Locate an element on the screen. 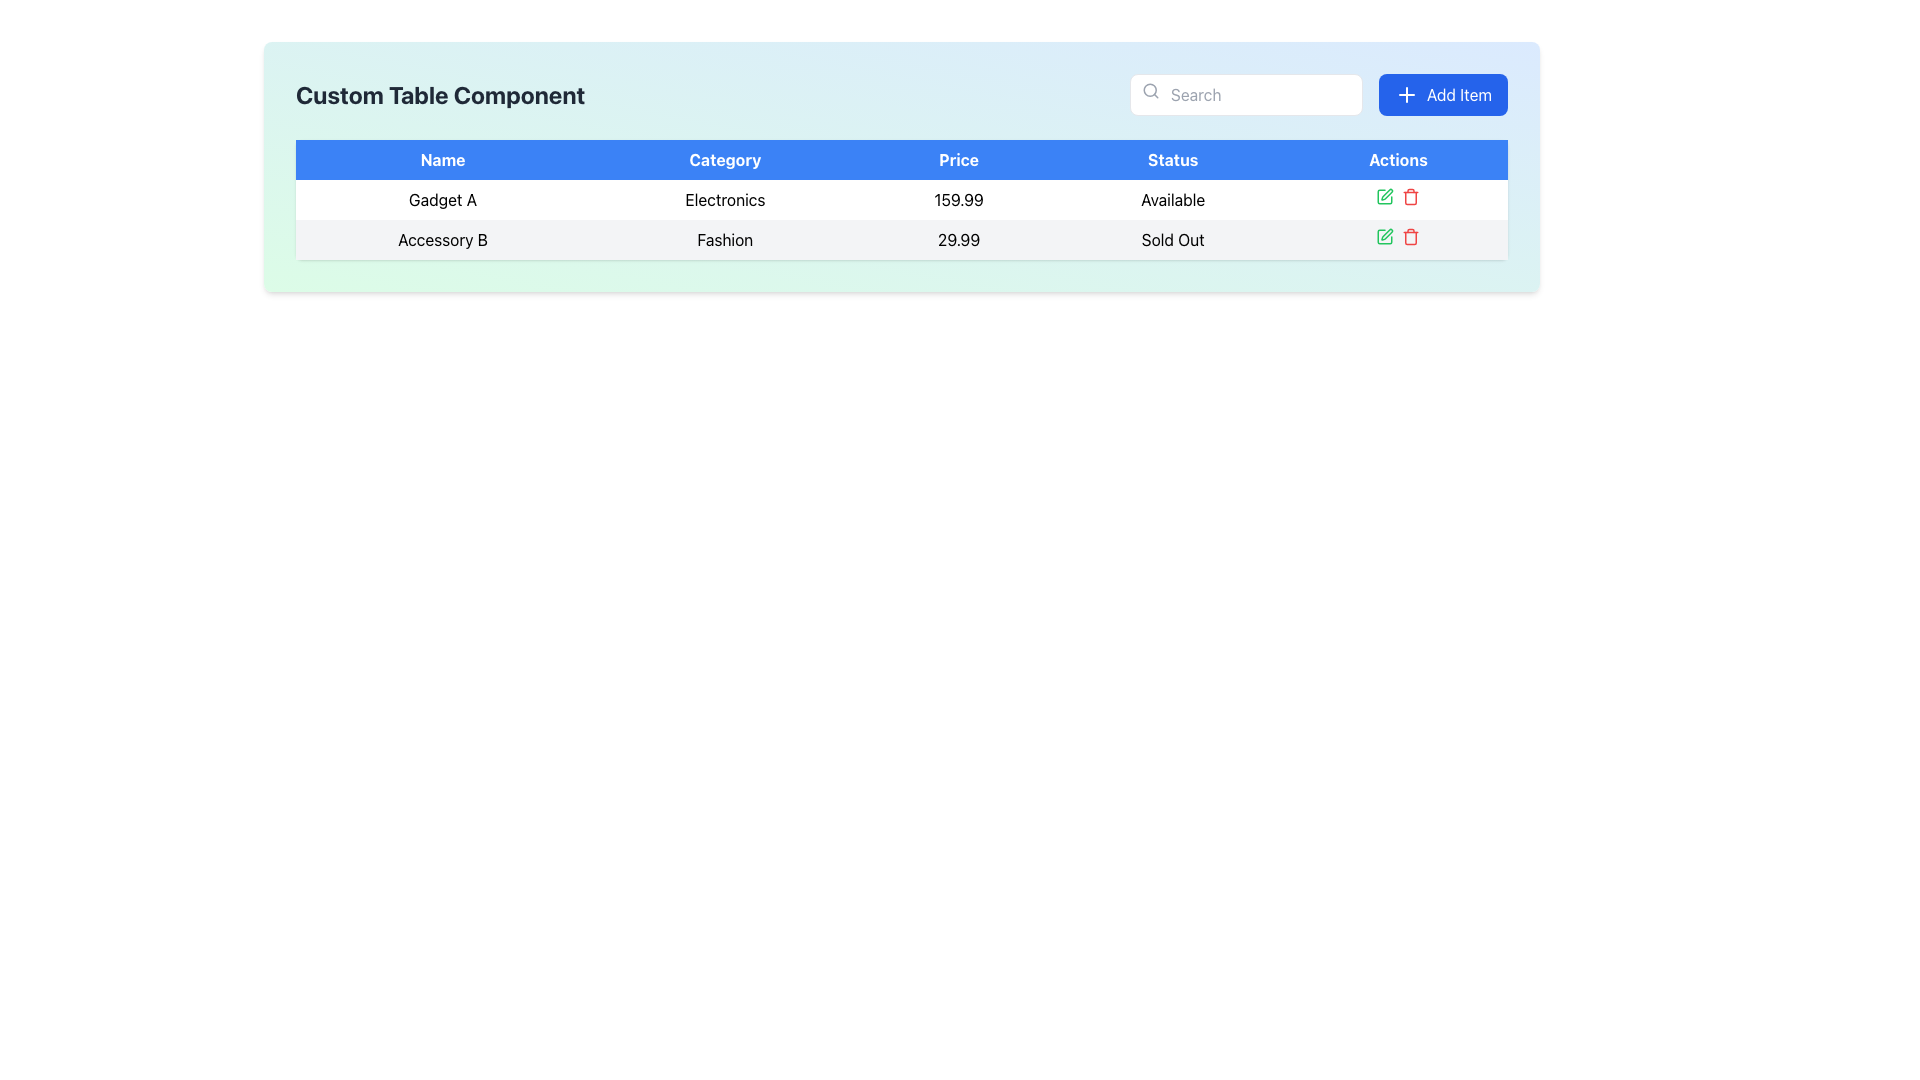 This screenshot has height=1080, width=1920. the Text Label displaying '29.99' in the 'Price' column of the table for the 'Fashion' category is located at coordinates (958, 238).